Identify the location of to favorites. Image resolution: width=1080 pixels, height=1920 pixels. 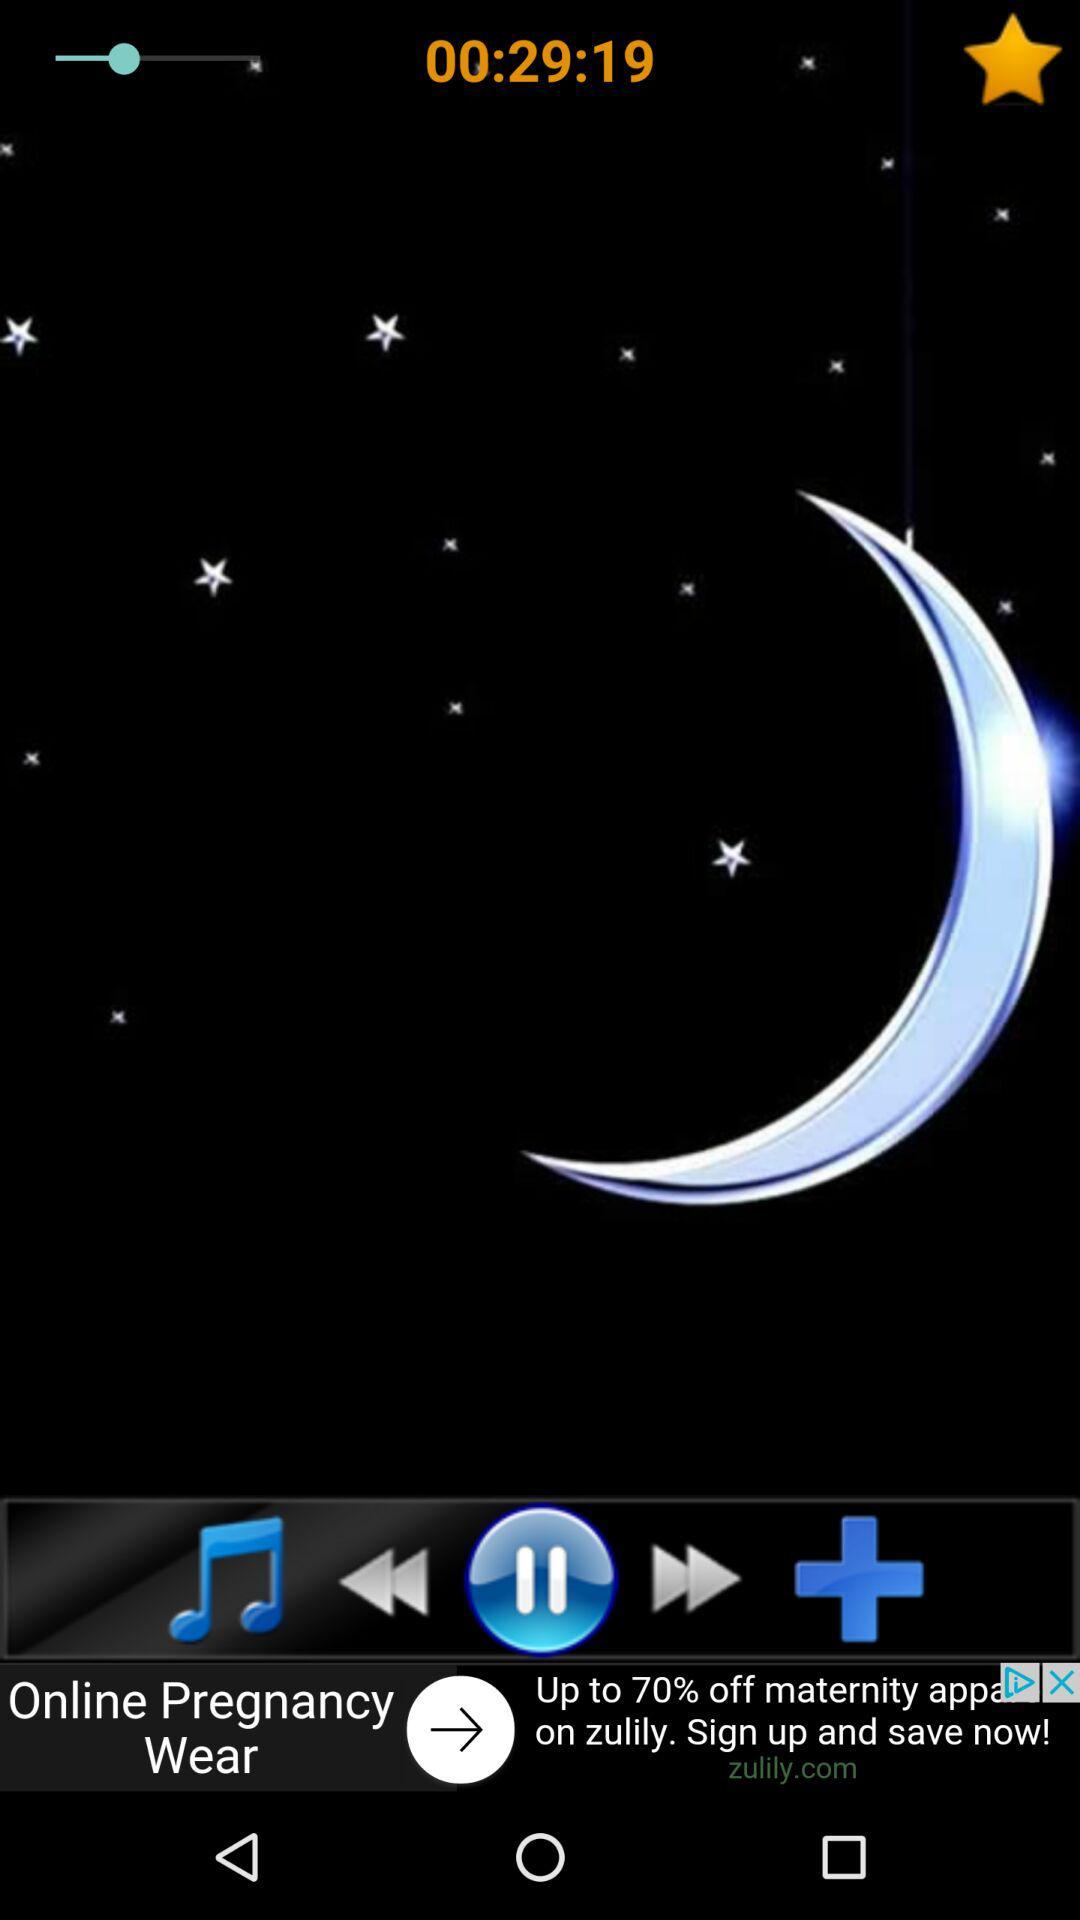
(1020, 59).